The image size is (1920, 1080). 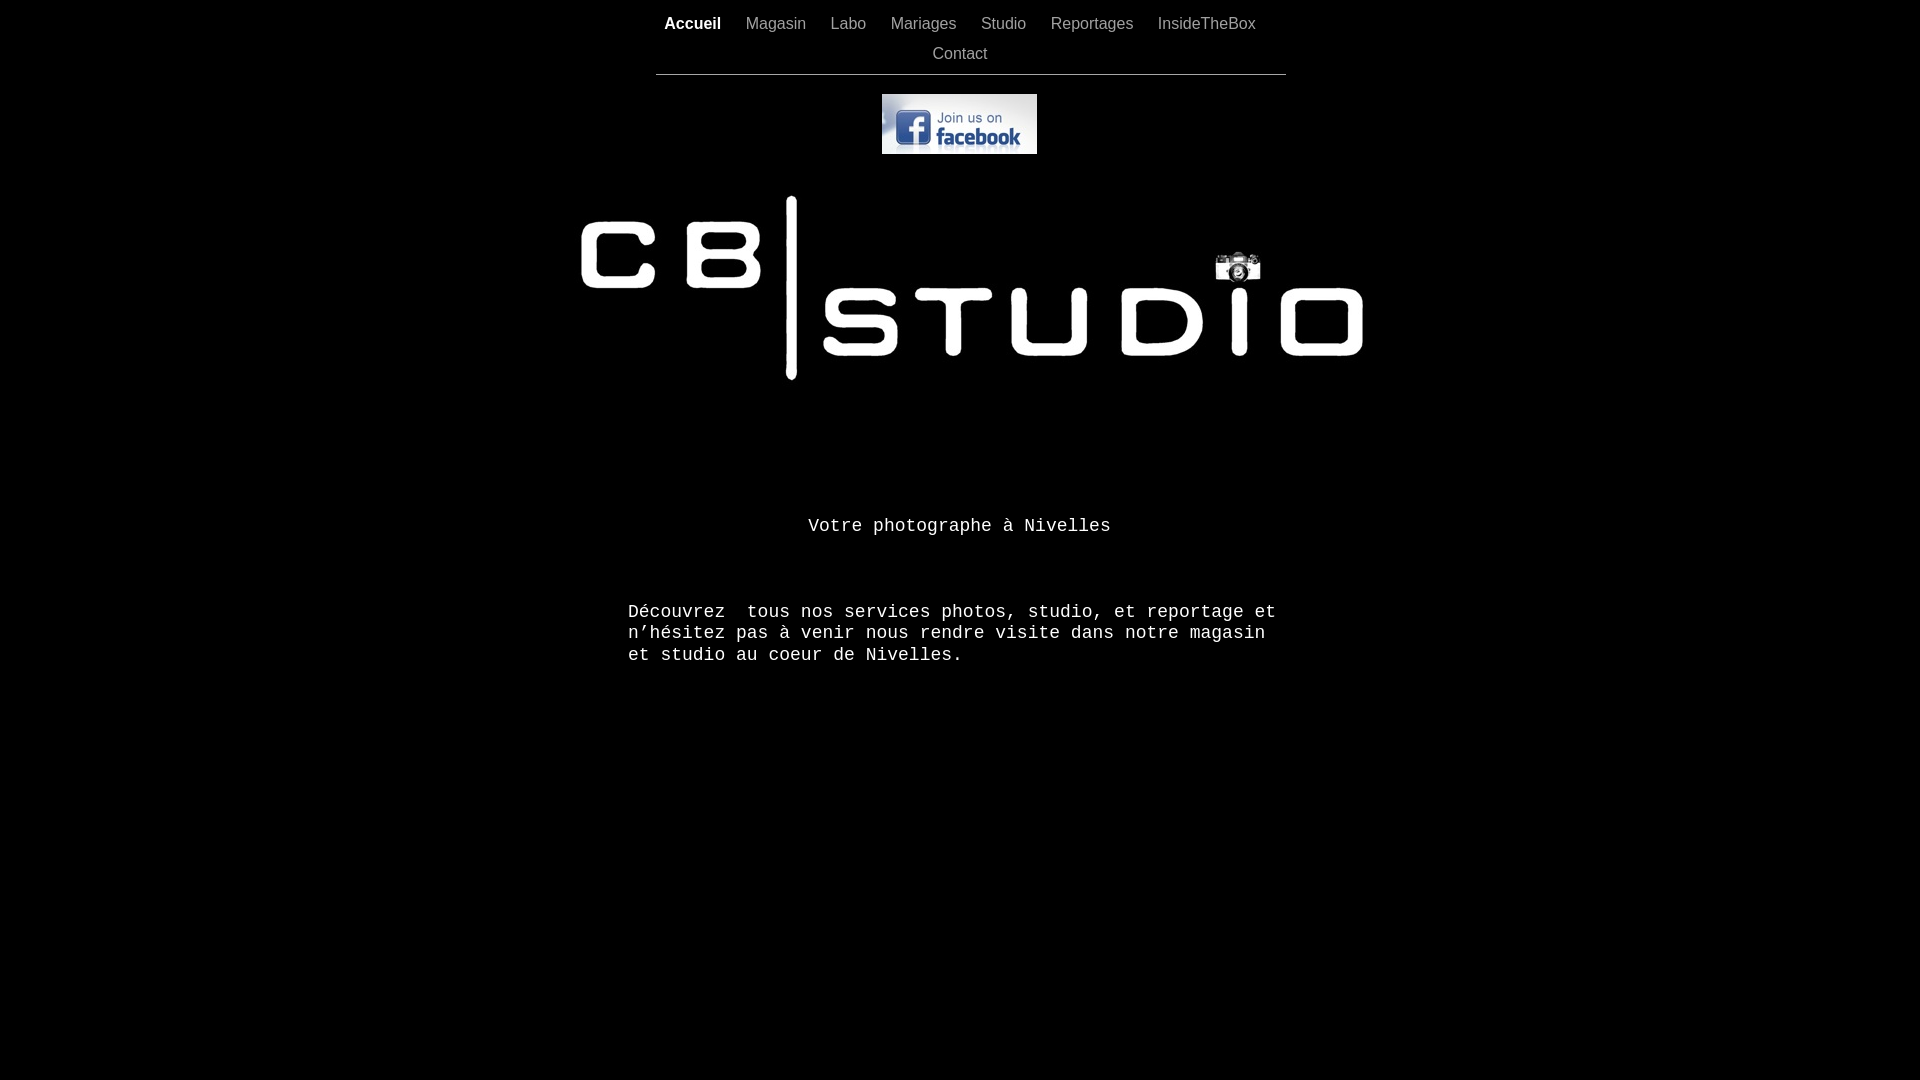 I want to click on 'Contact', so click(x=958, y=52).